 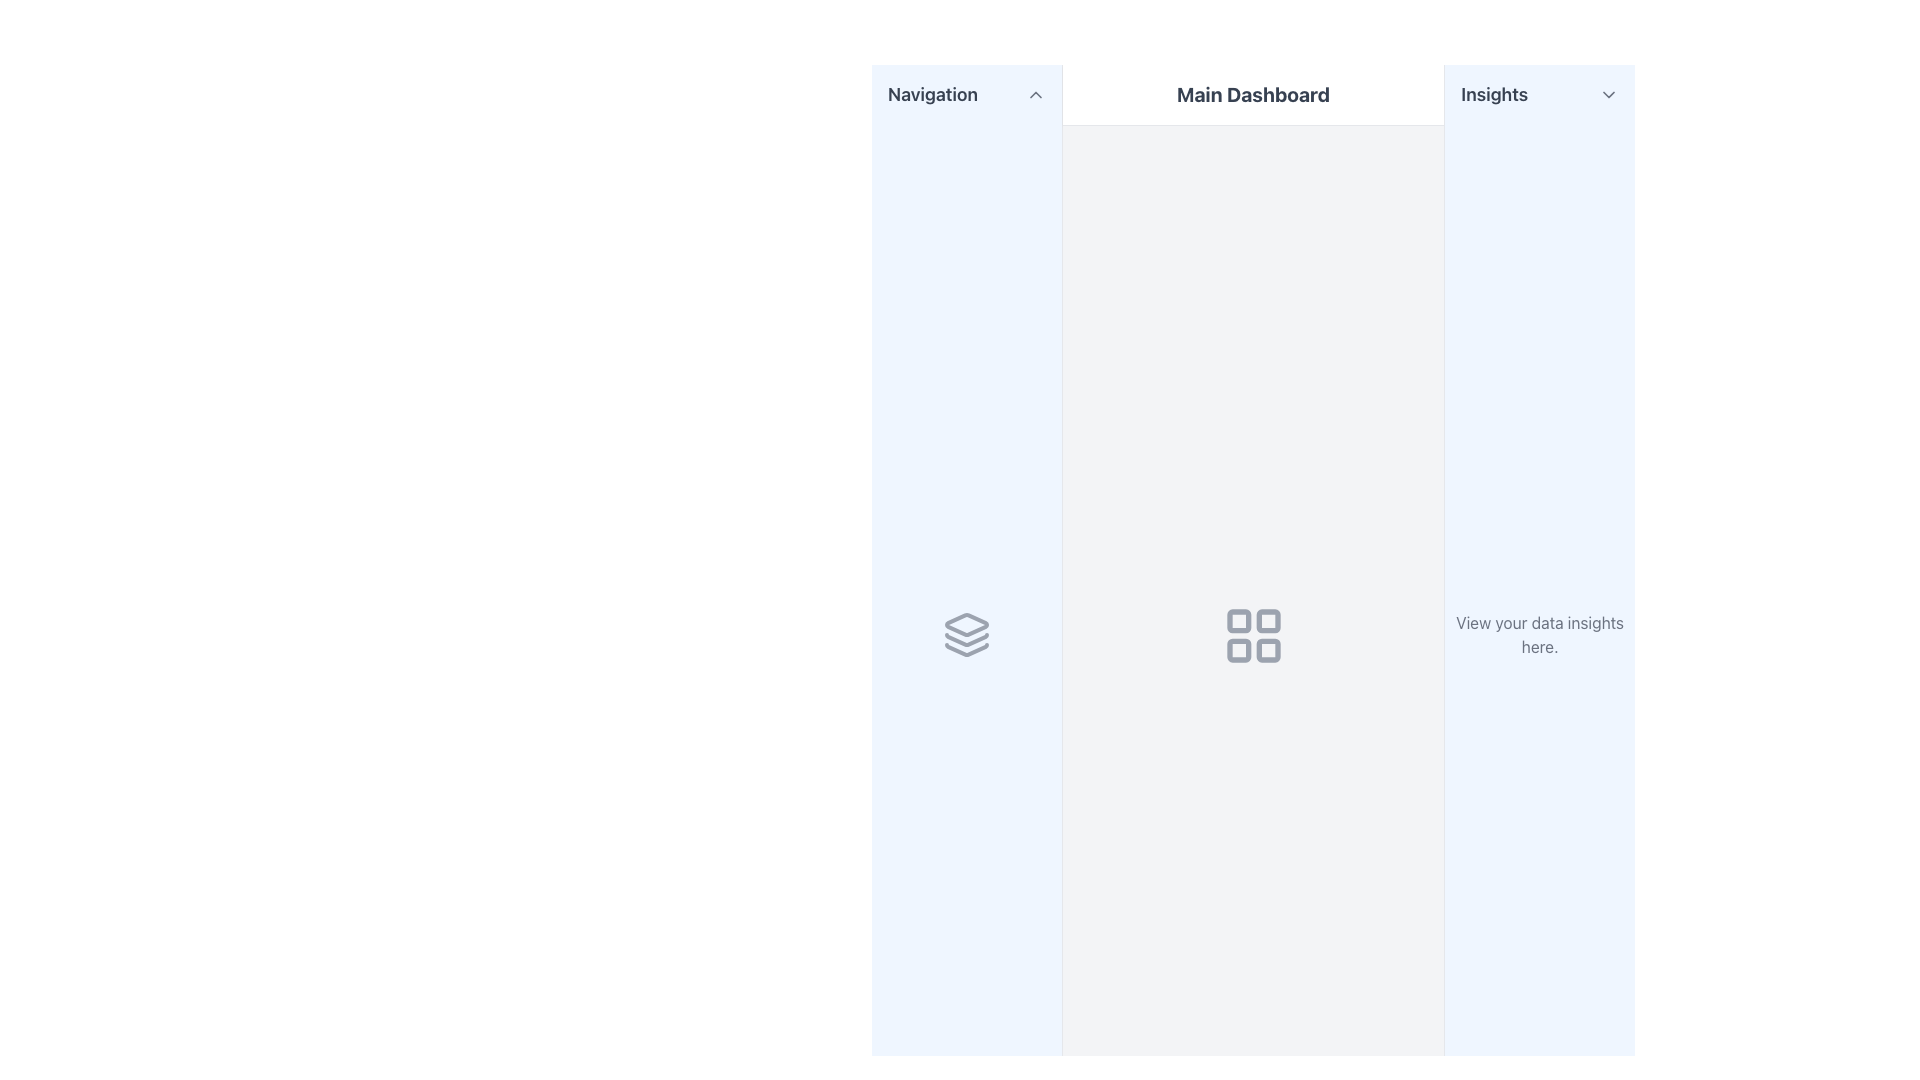 What do you see at coordinates (1608, 95) in the screenshot?
I see `the chevron icon next to the 'Insights' text label` at bounding box center [1608, 95].